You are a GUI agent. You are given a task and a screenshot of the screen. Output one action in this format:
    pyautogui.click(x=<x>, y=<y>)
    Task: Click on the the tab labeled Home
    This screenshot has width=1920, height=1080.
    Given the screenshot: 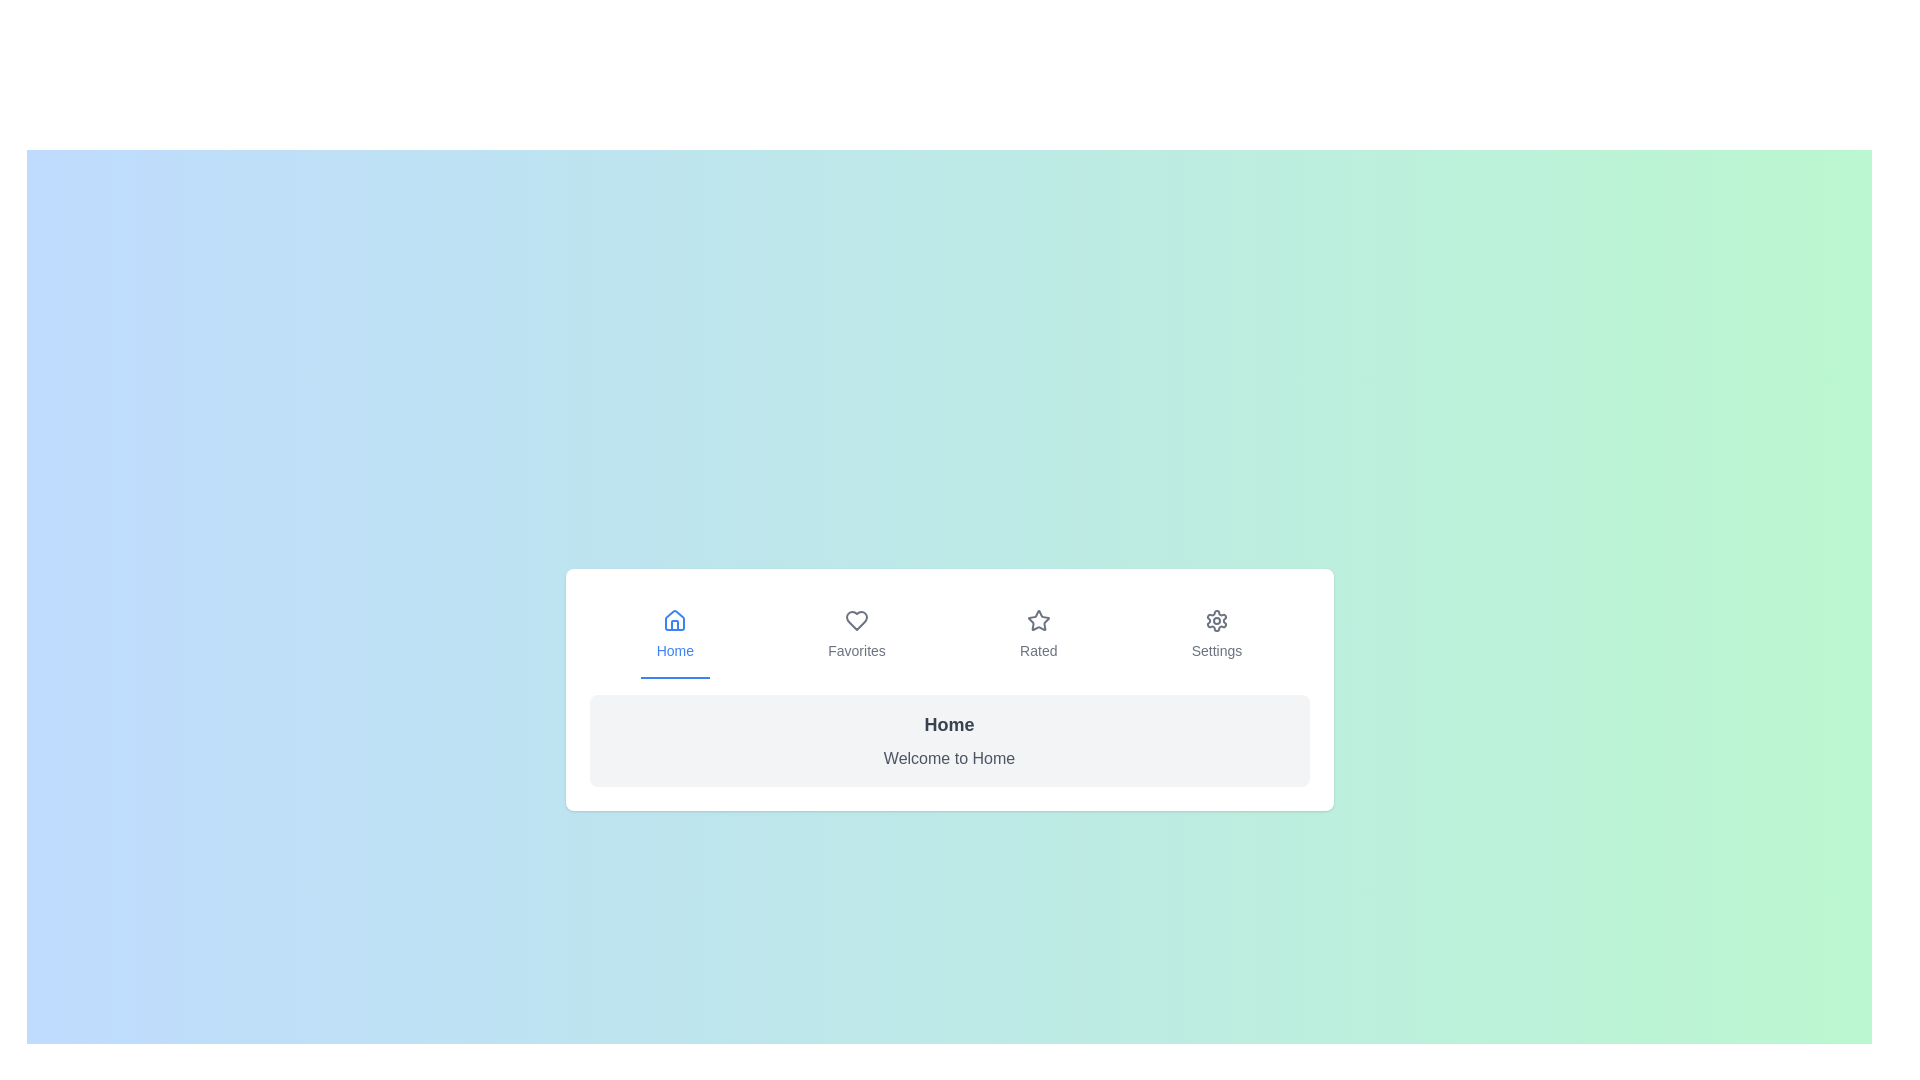 What is the action you would take?
    pyautogui.click(x=675, y=636)
    